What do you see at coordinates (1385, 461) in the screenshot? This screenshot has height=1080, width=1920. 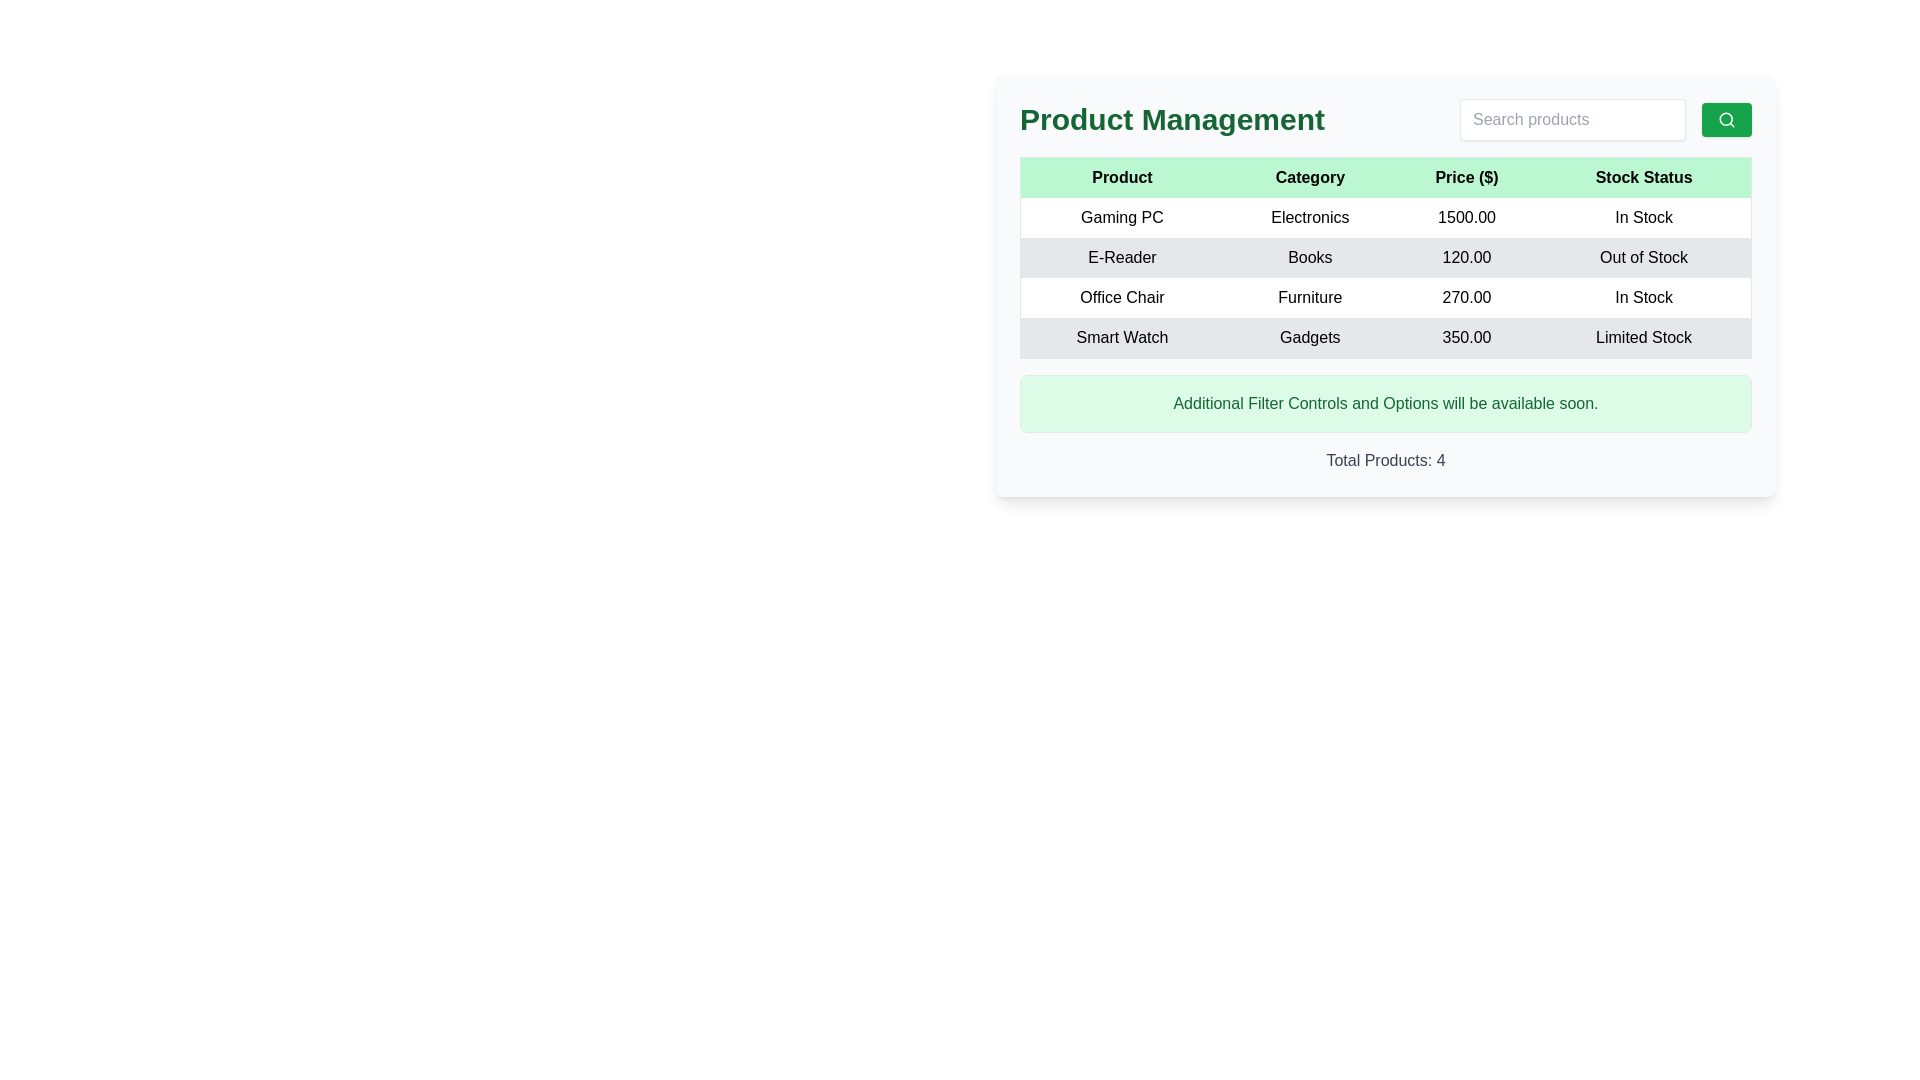 I see `the informational label displaying the total count of products listed in the table, located below the green-highlighted message saying 'Additional Filter Controls and Options will be available soon.'` at bounding box center [1385, 461].